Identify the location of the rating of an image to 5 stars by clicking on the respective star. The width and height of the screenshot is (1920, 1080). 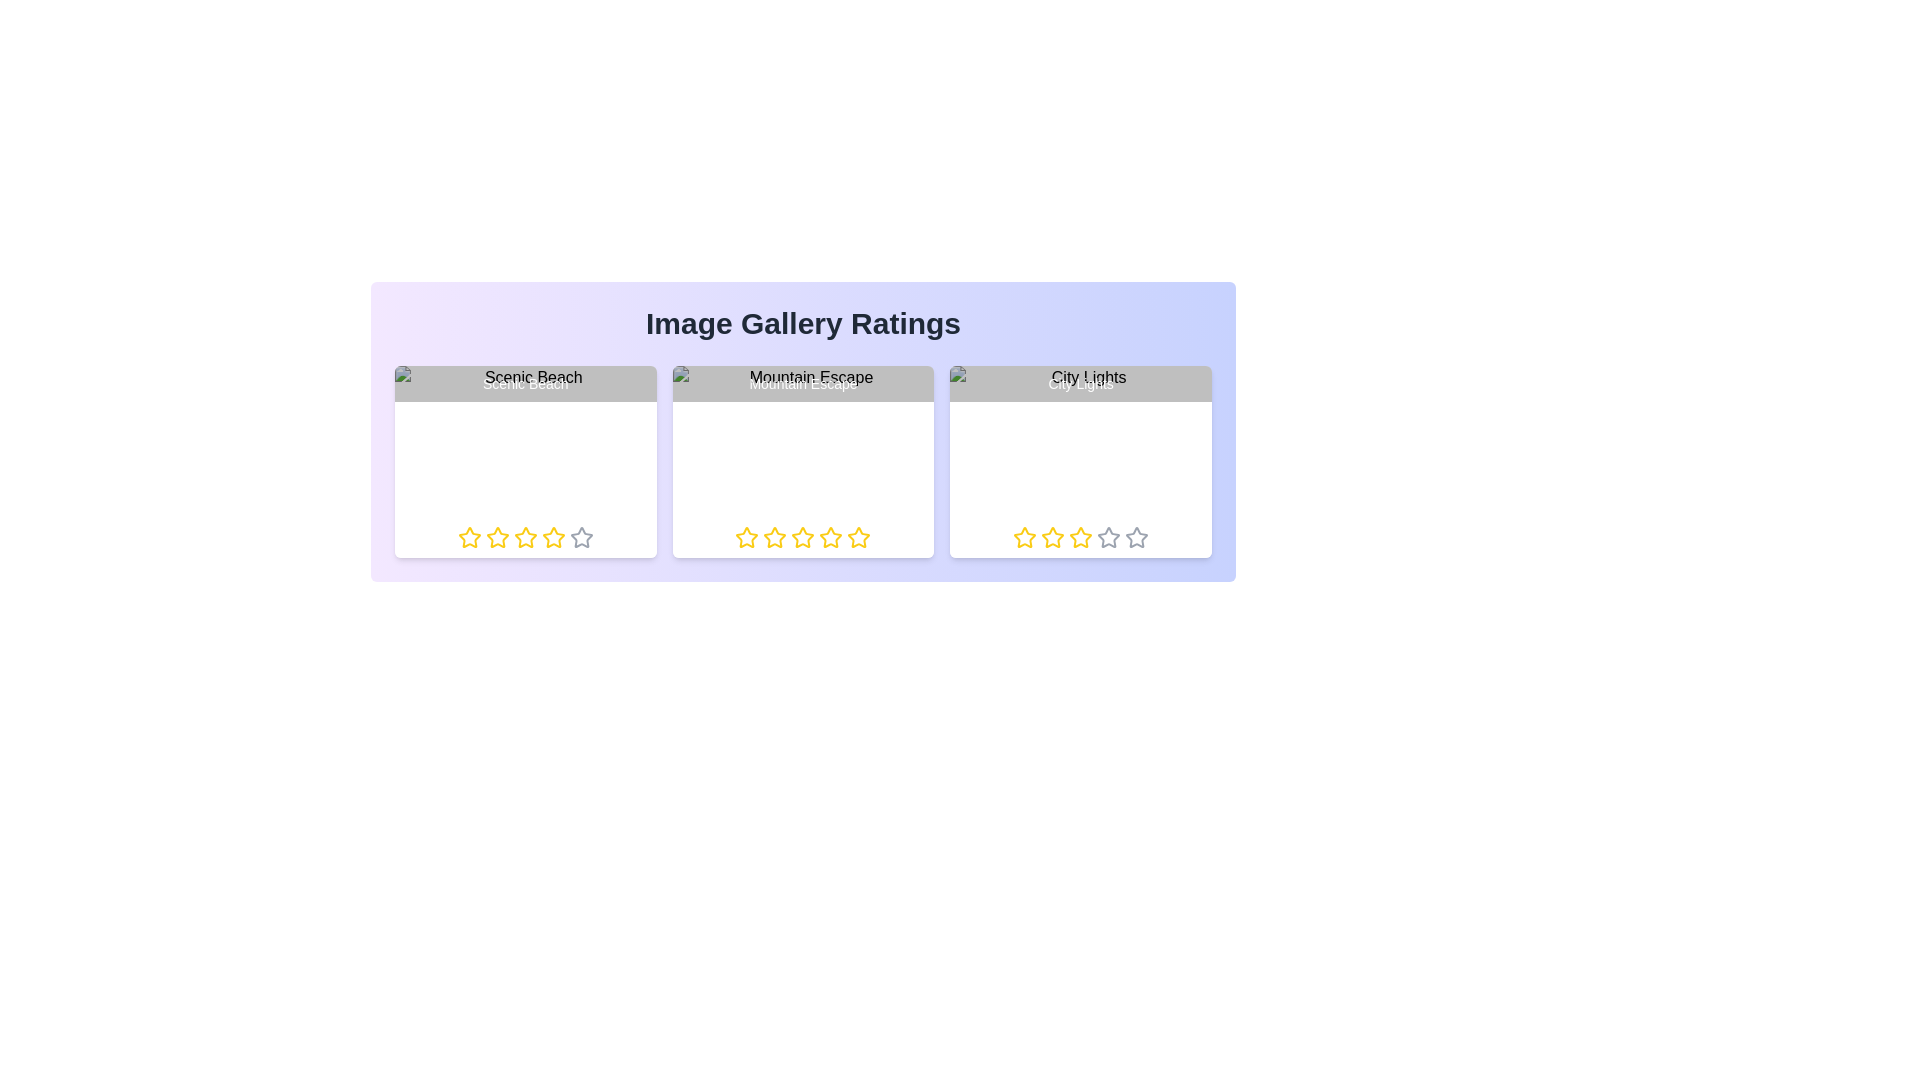
(580, 536).